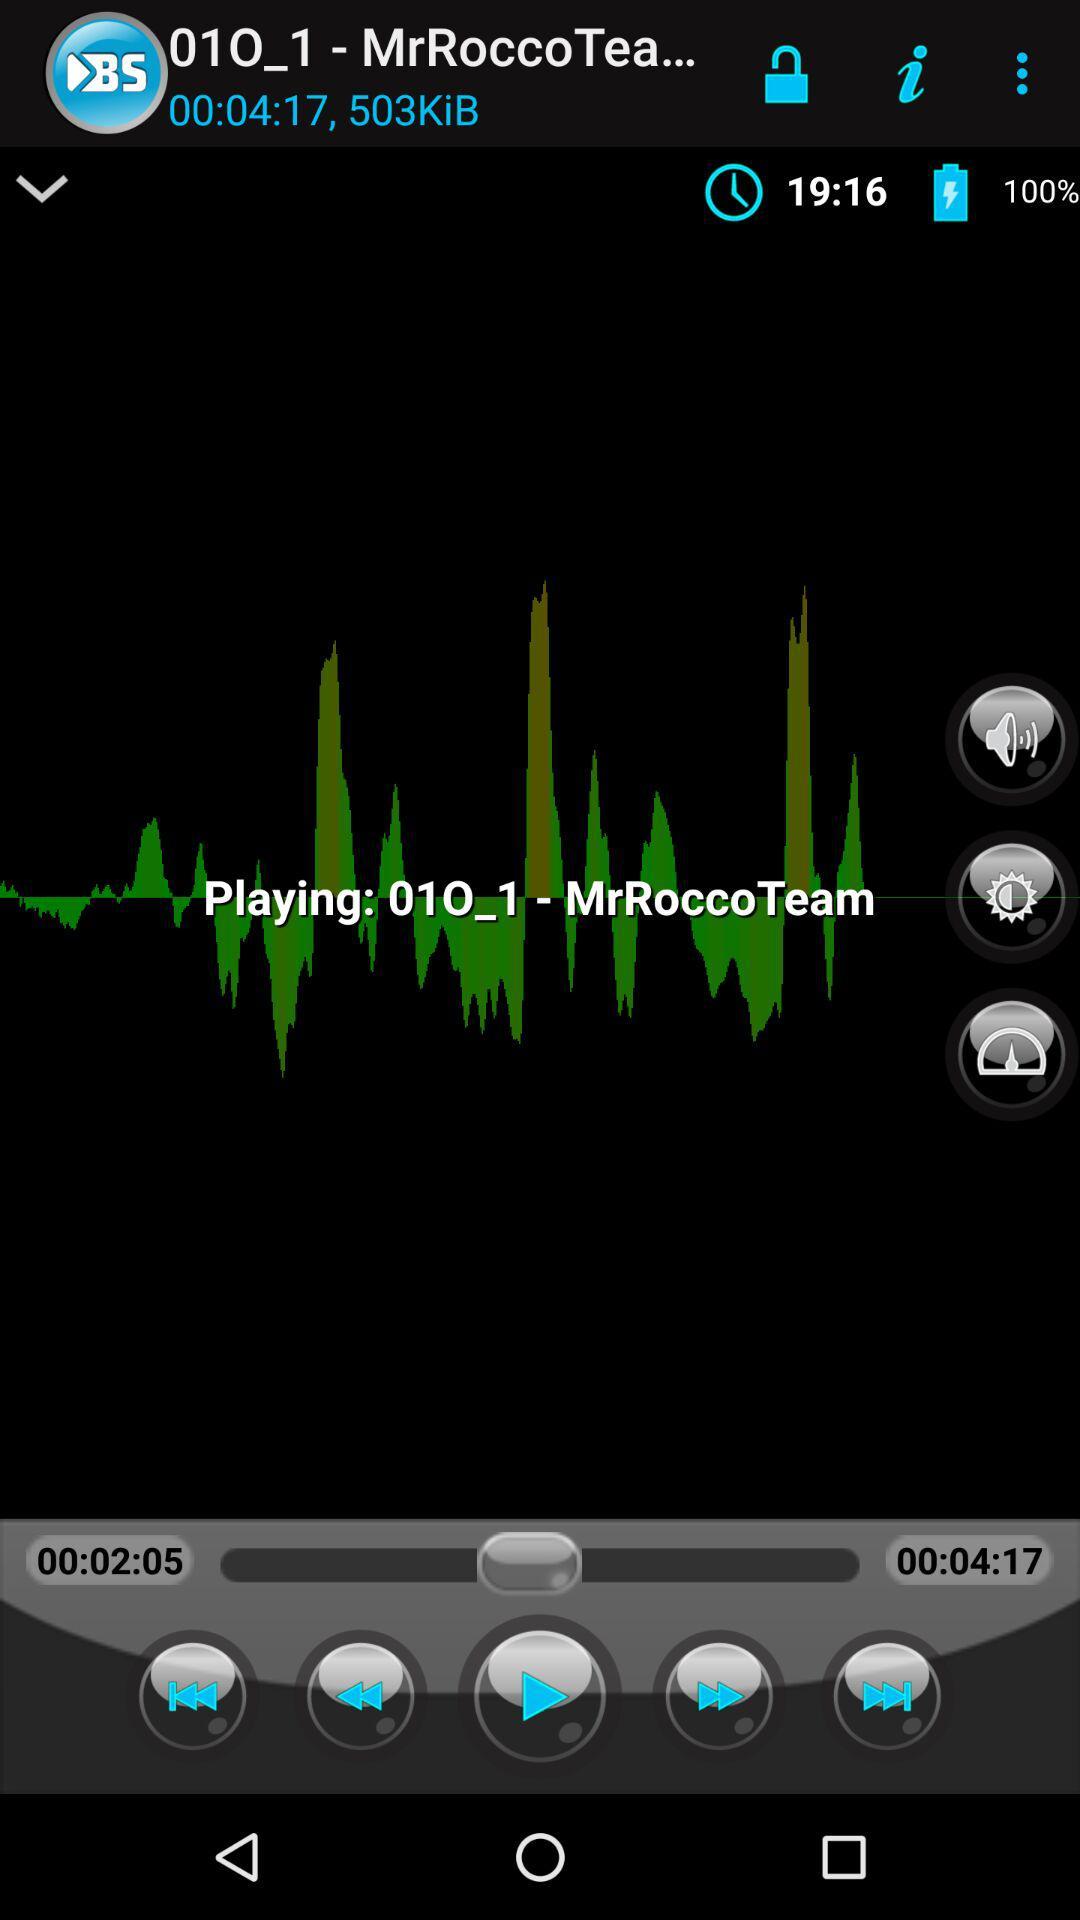 The width and height of the screenshot is (1080, 1920). I want to click on adjust audio, so click(1011, 738).